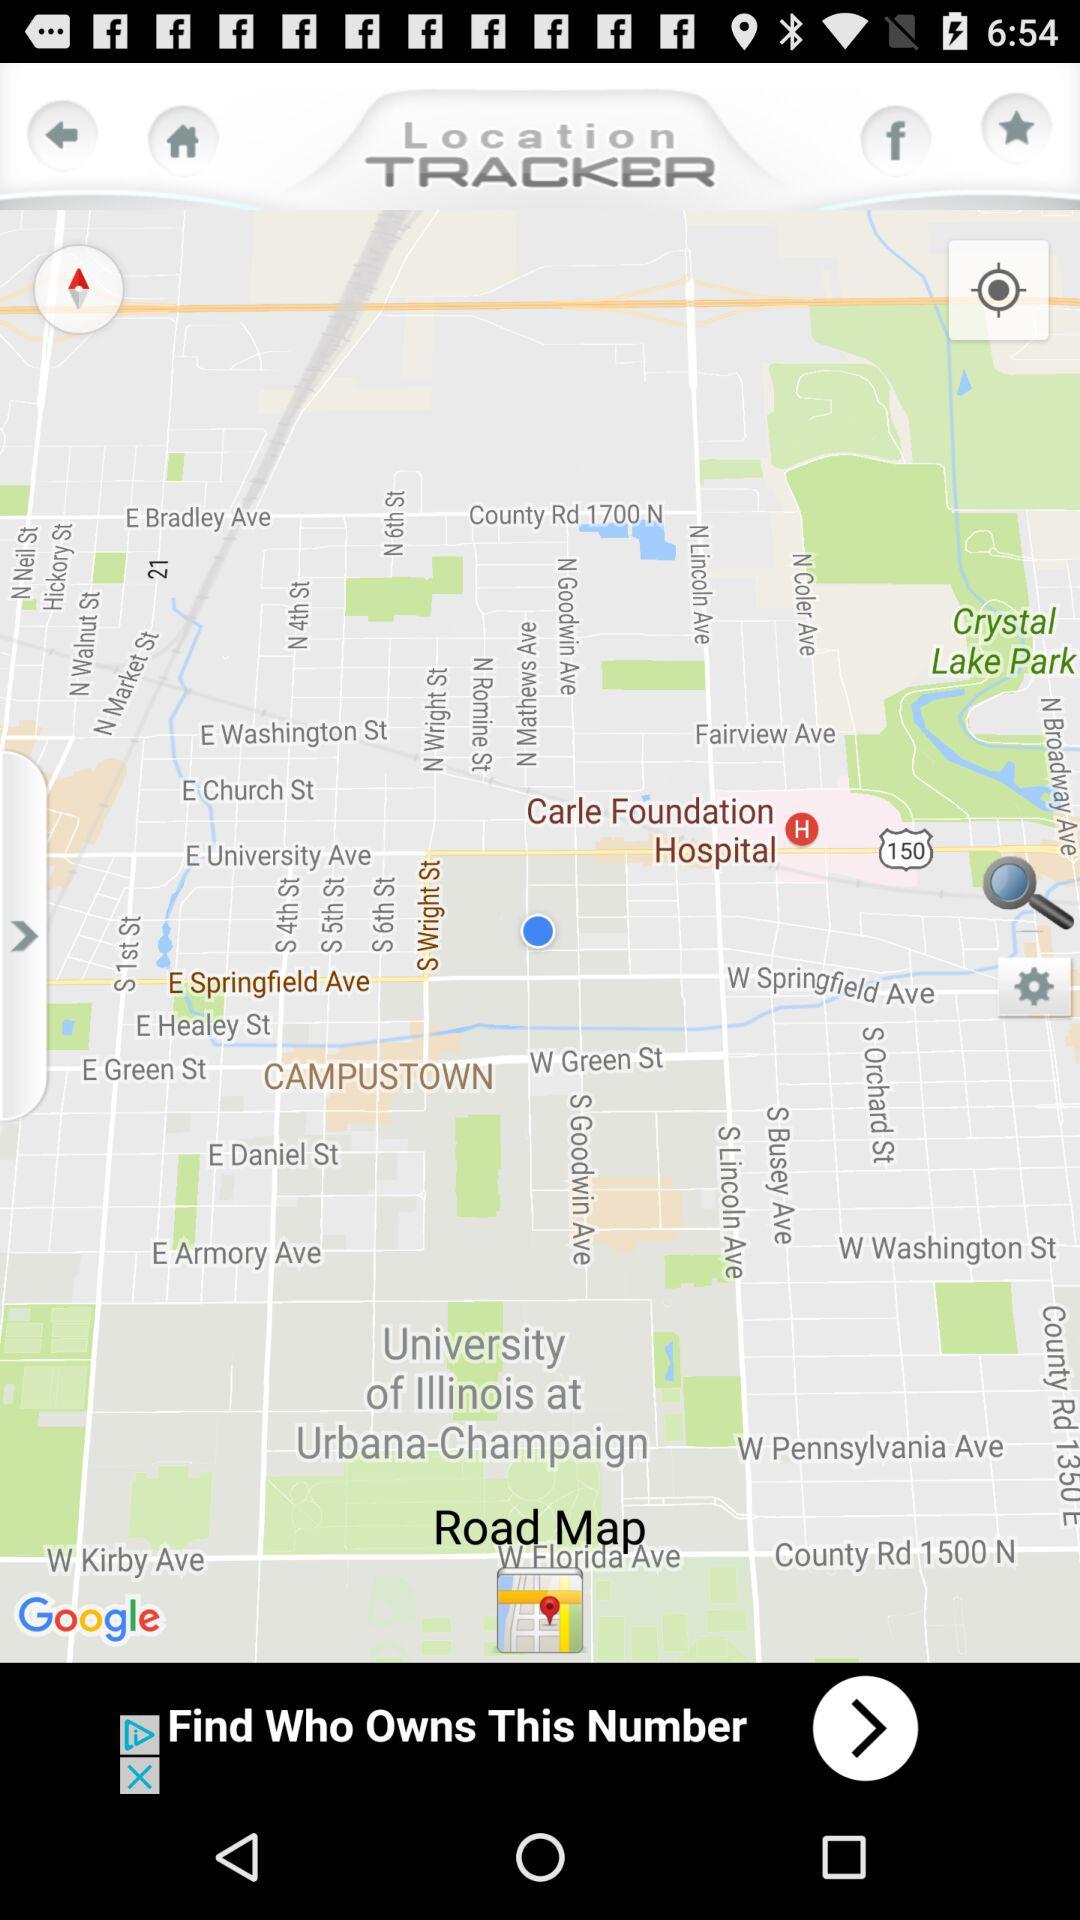  Describe the element at coordinates (540, 1727) in the screenshot. I see `learn about this product` at that location.